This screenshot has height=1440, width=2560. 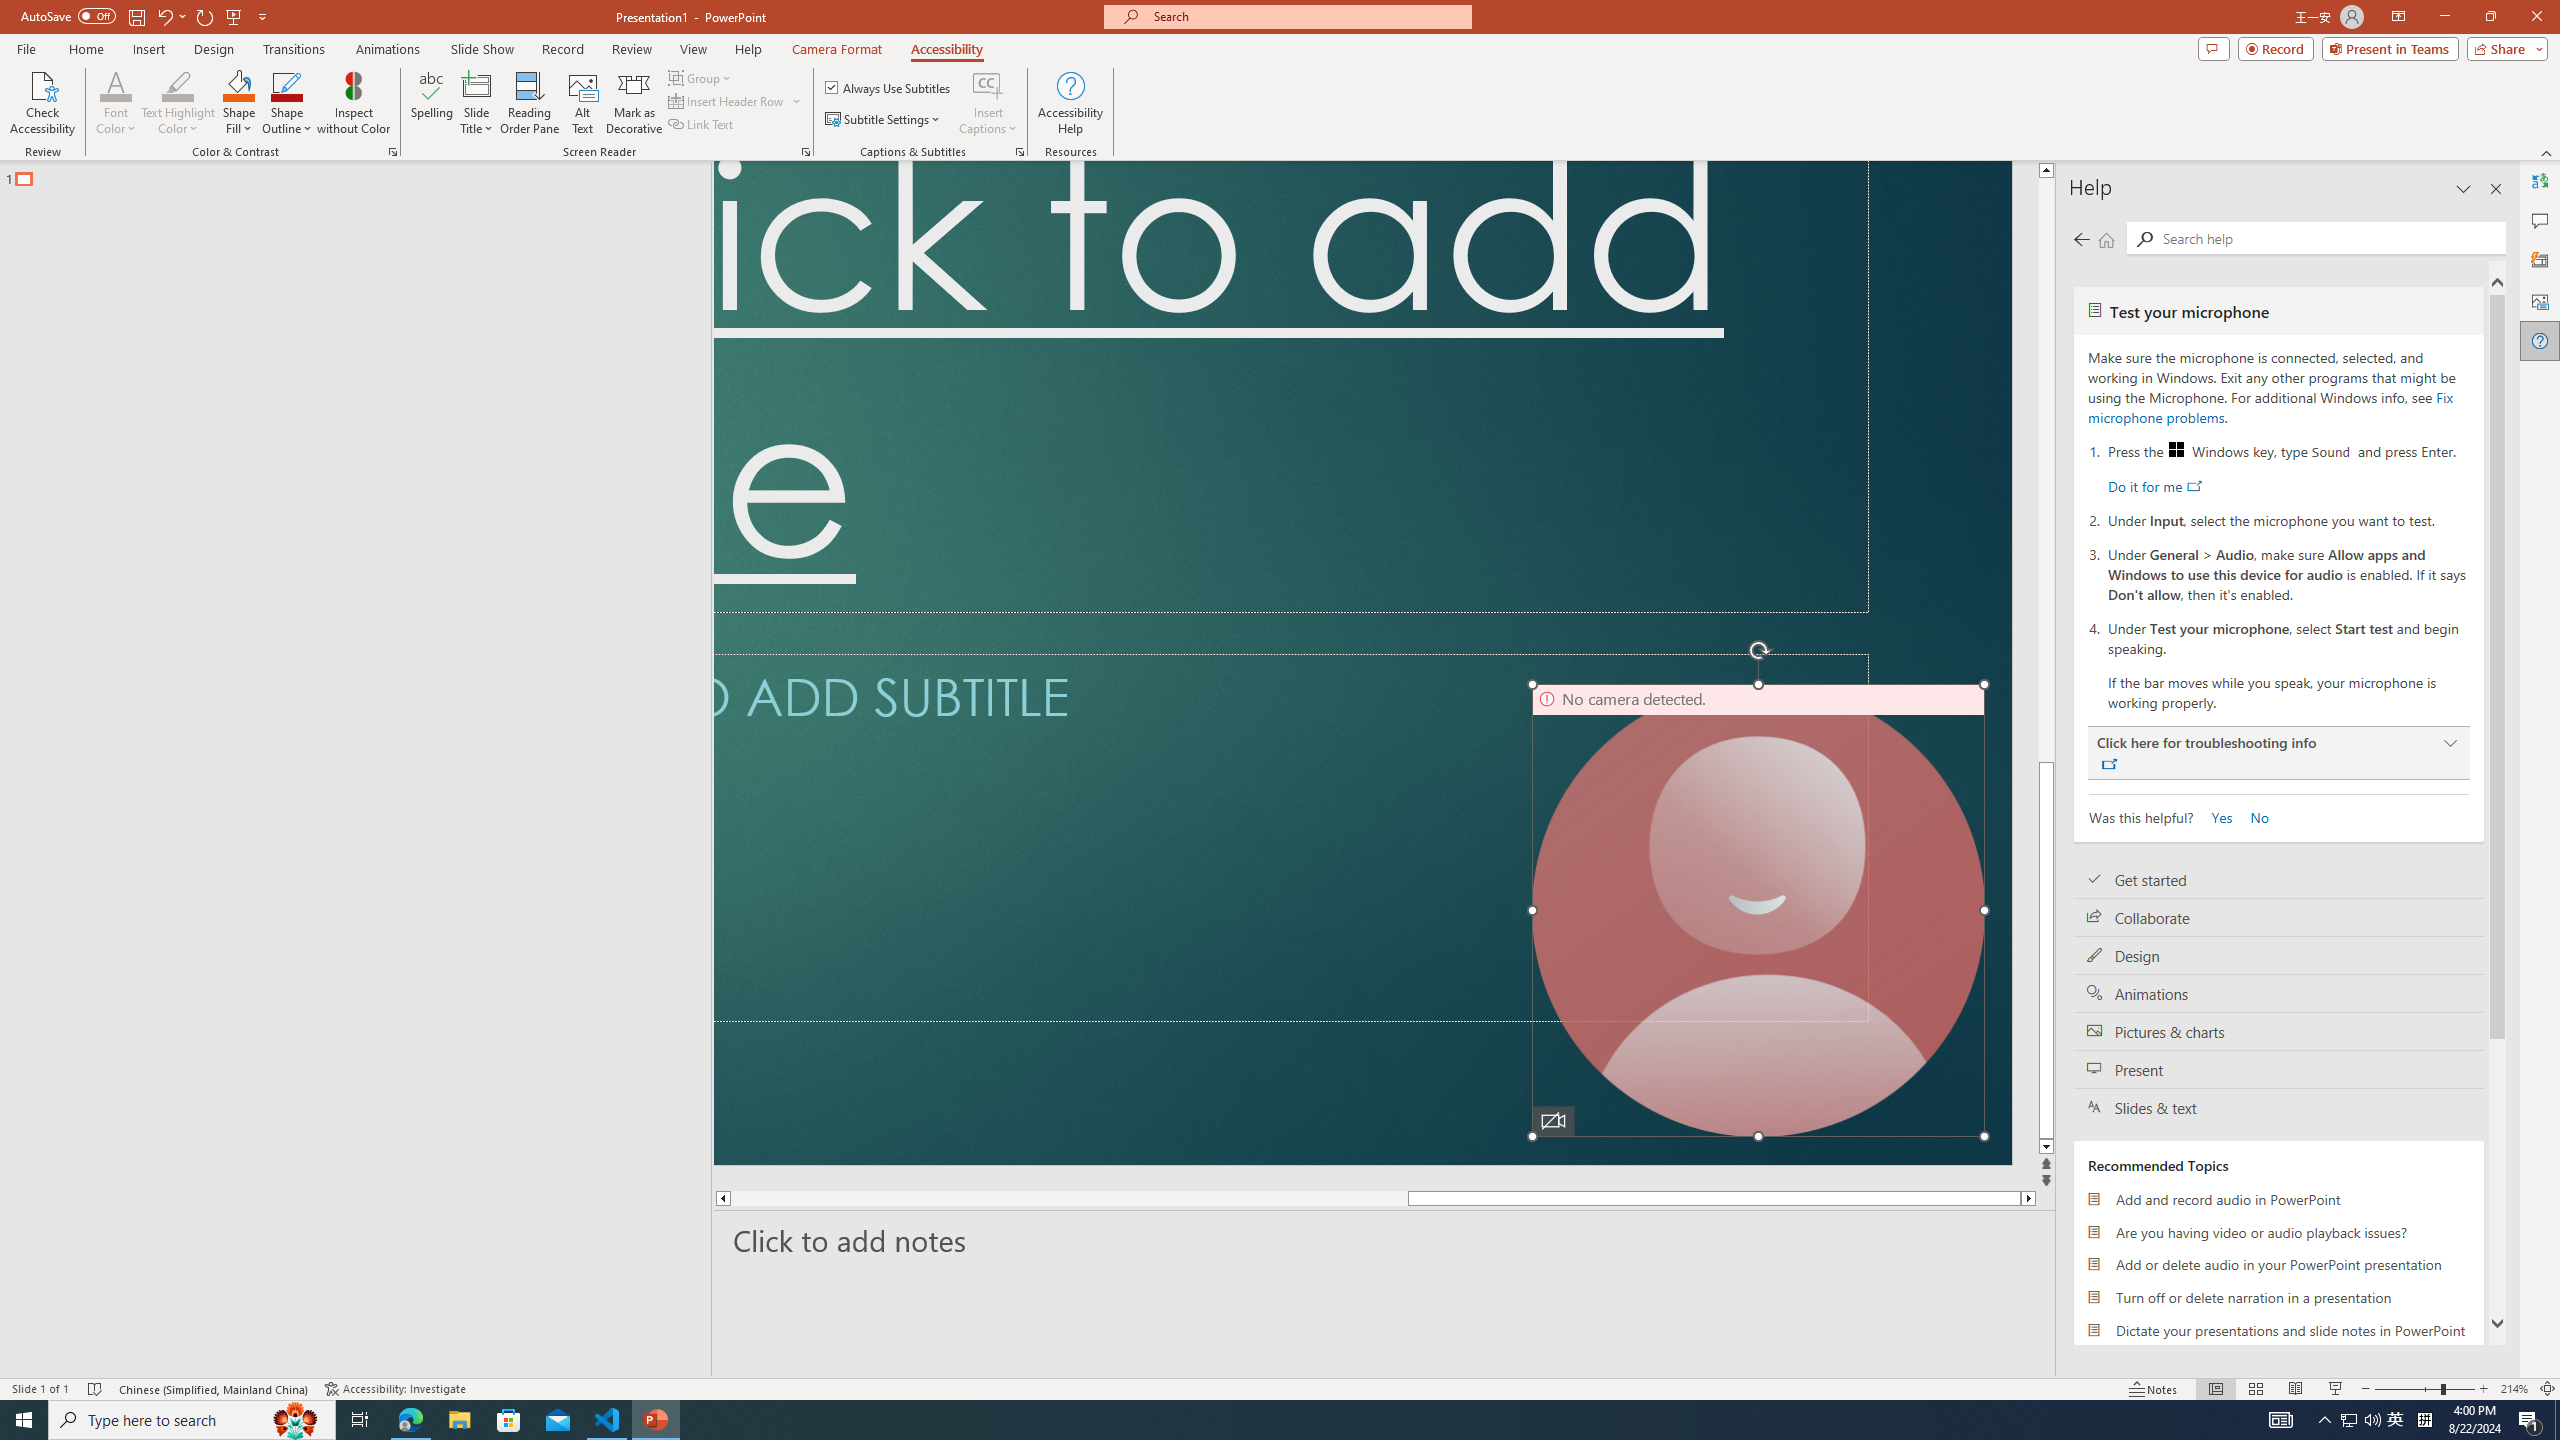 What do you see at coordinates (2515, 1389) in the screenshot?
I see `'Zoom 214%'` at bounding box center [2515, 1389].